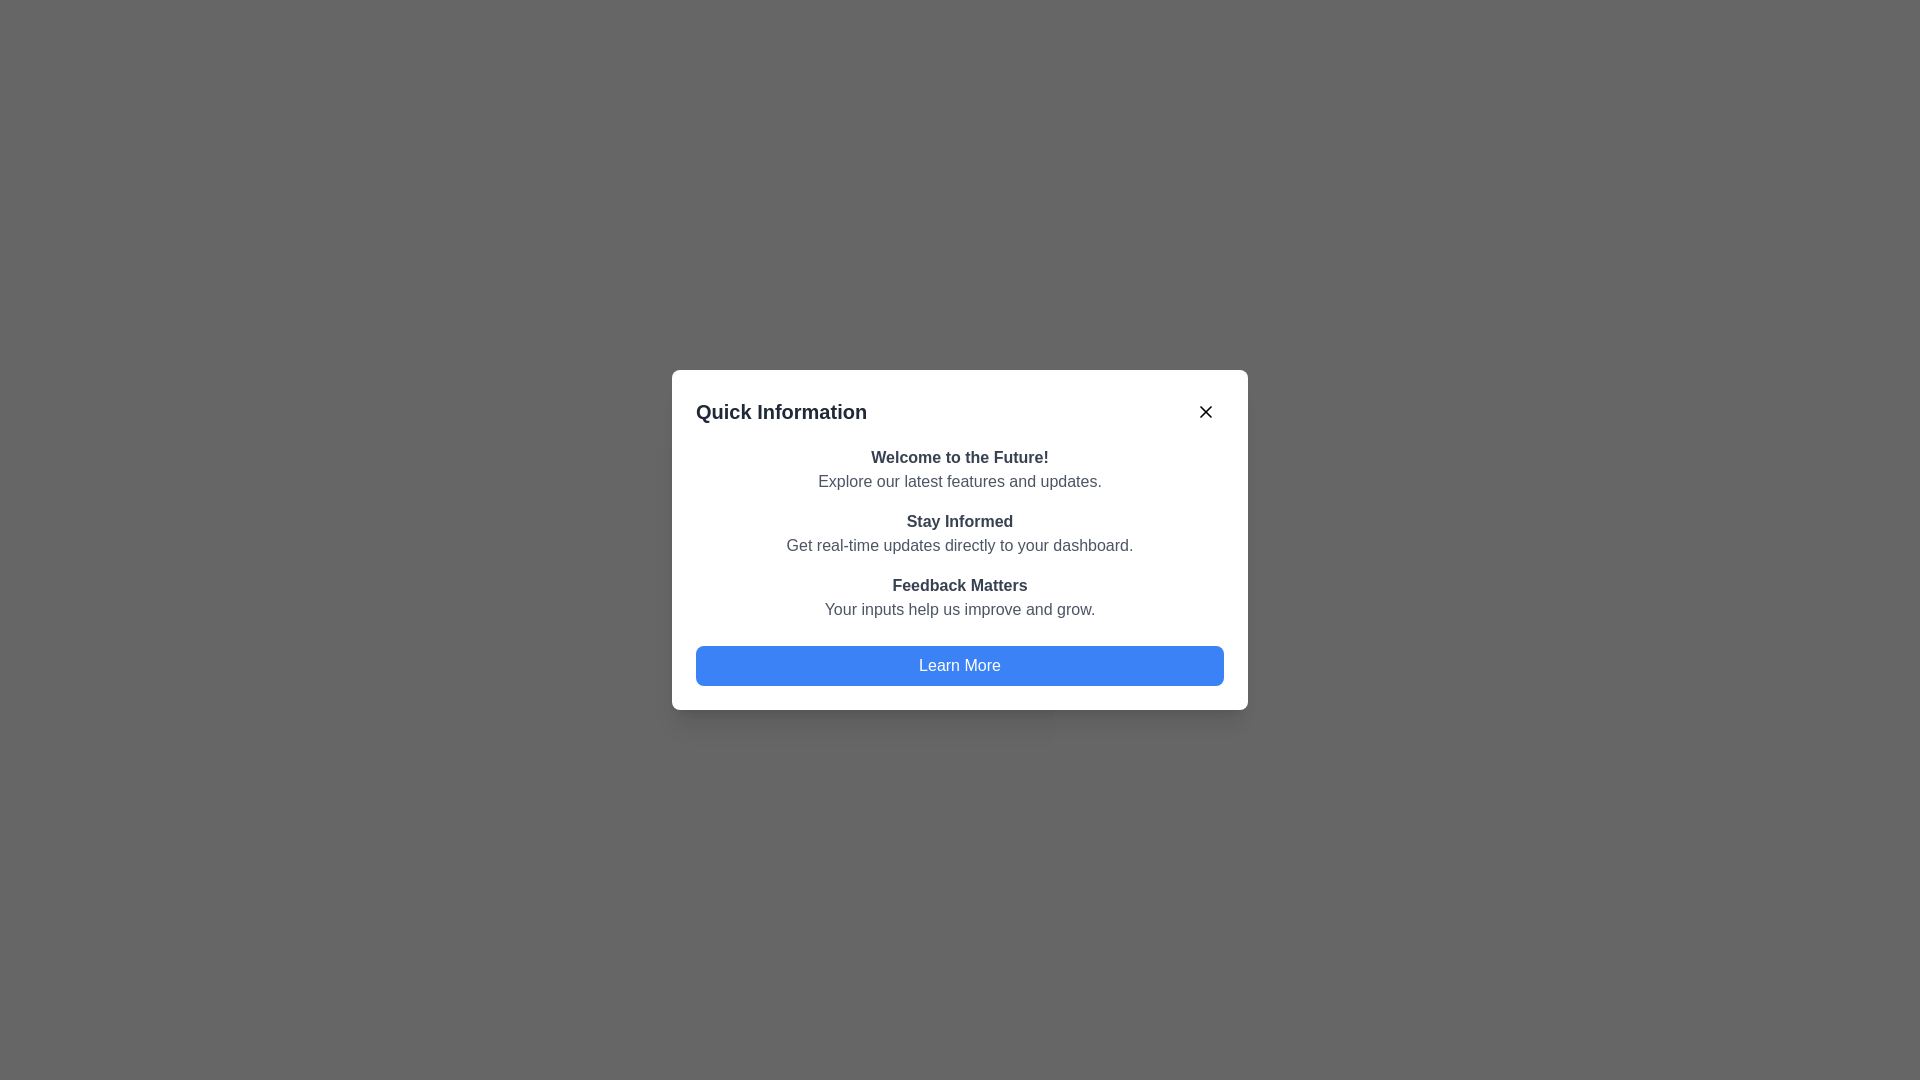 The height and width of the screenshot is (1080, 1920). I want to click on the Text Block that contains the bold text 'Feedback Matters' and the lighter text 'Your inputs help us improve and grow.' located beneath the 'Stay Informed' section and above the blue 'Learn More' button, so click(960, 596).